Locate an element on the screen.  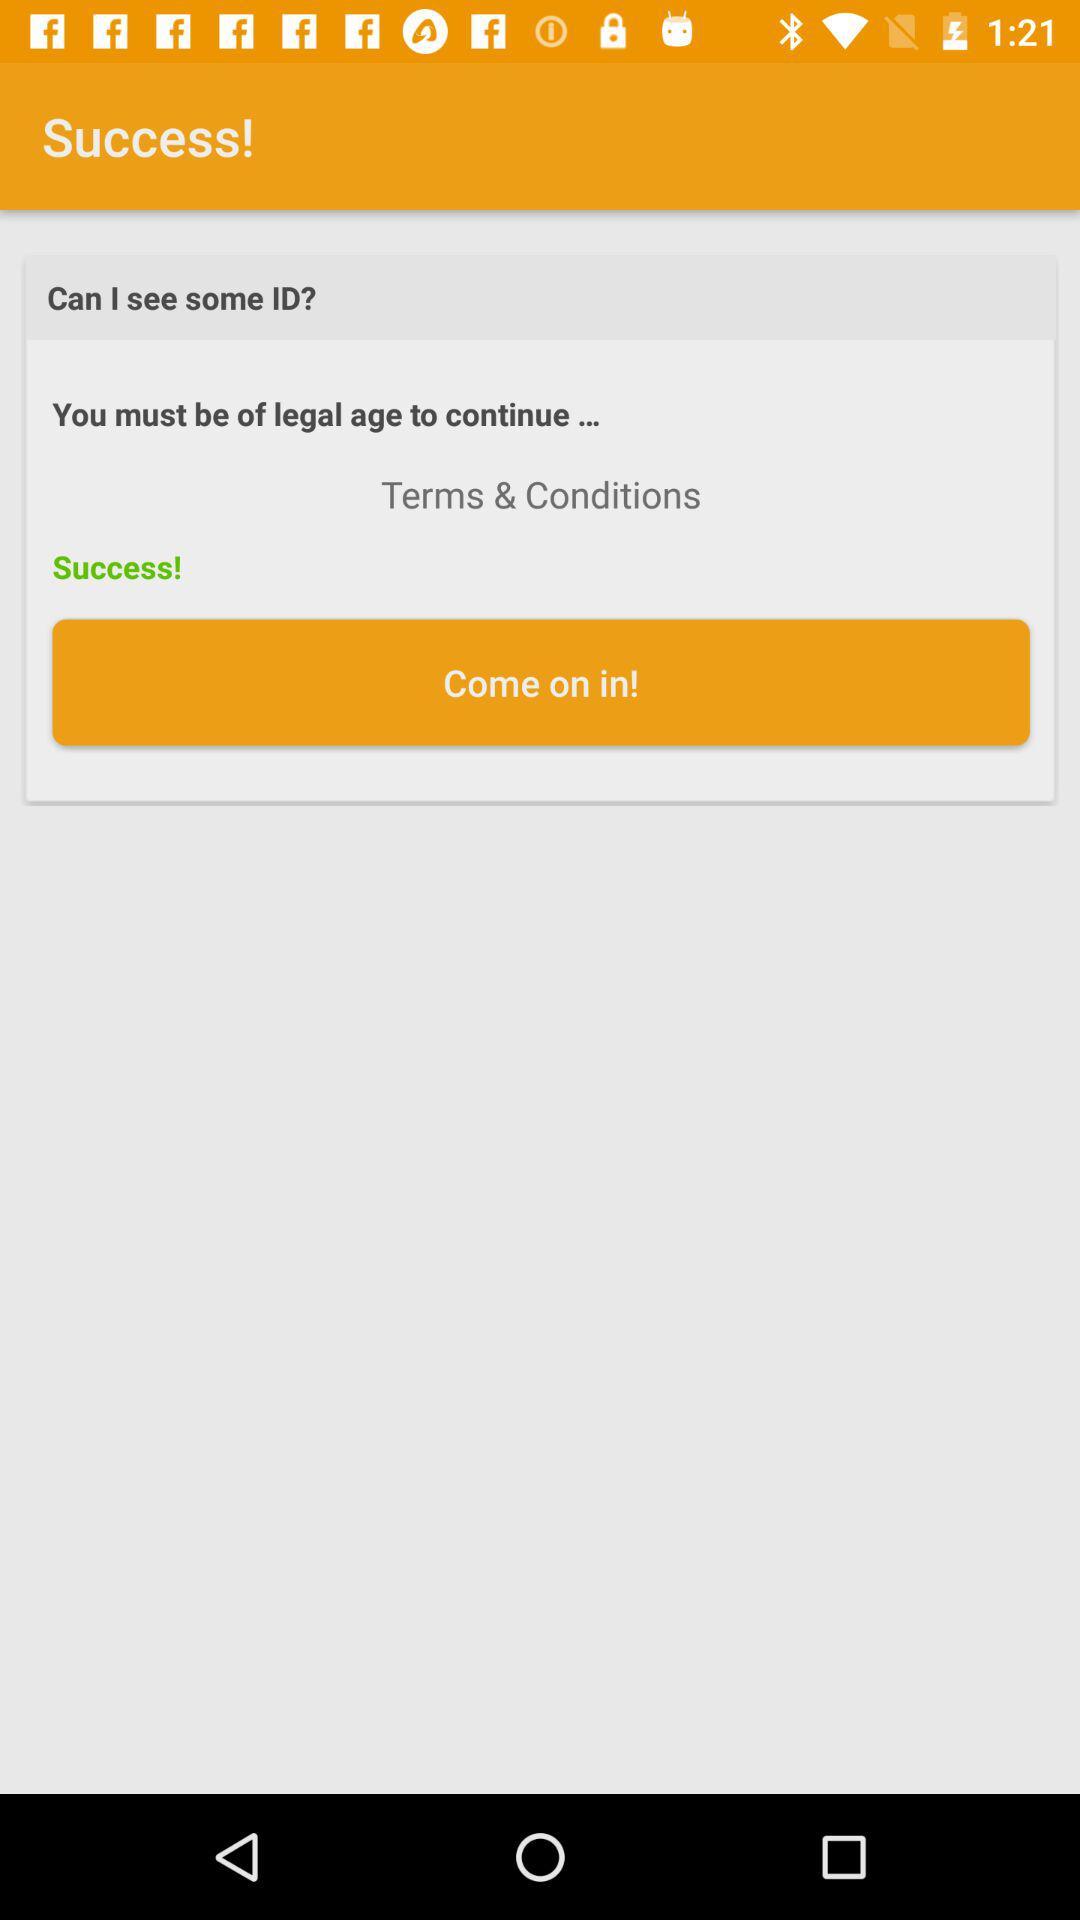
the terms & conditions is located at coordinates (541, 494).